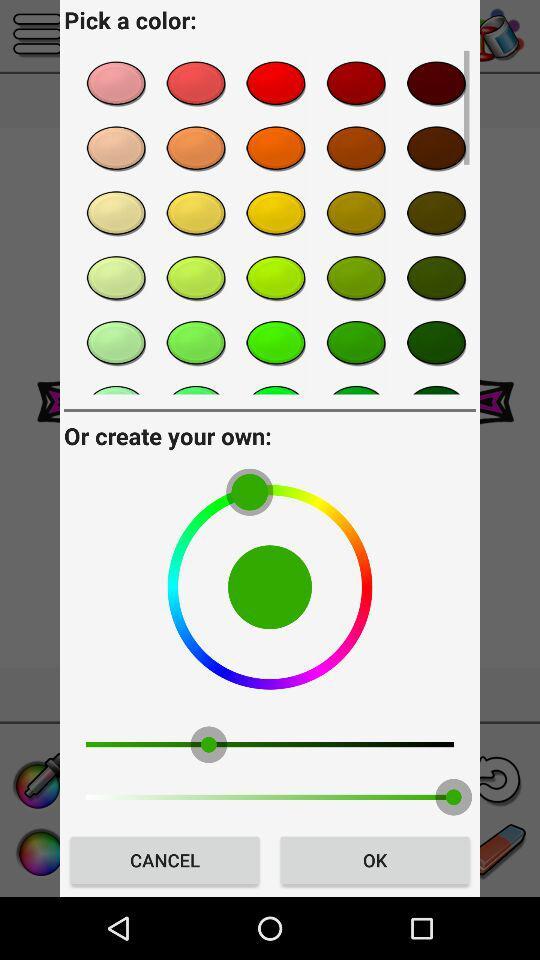 Image resolution: width=540 pixels, height=960 pixels. I want to click on the icon next to ok, so click(164, 859).